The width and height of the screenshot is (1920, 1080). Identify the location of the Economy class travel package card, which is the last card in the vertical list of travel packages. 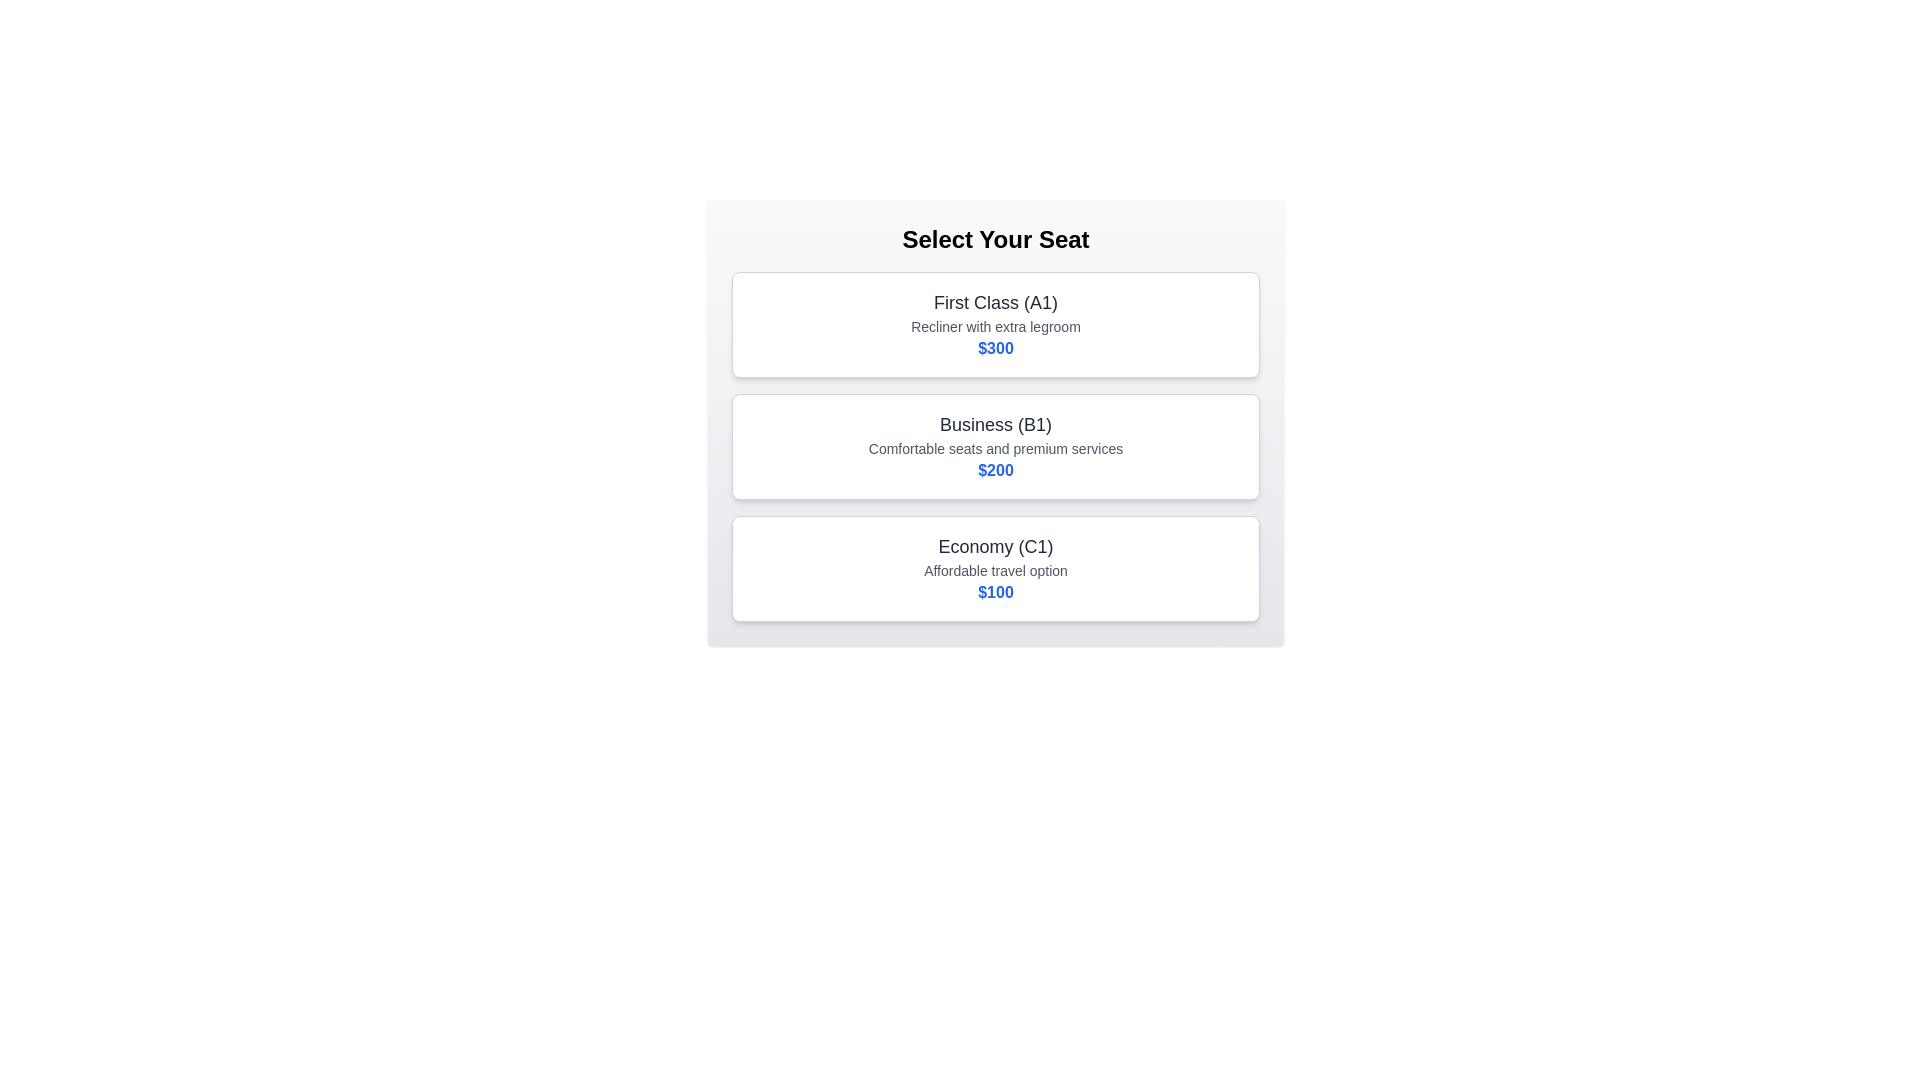
(996, 569).